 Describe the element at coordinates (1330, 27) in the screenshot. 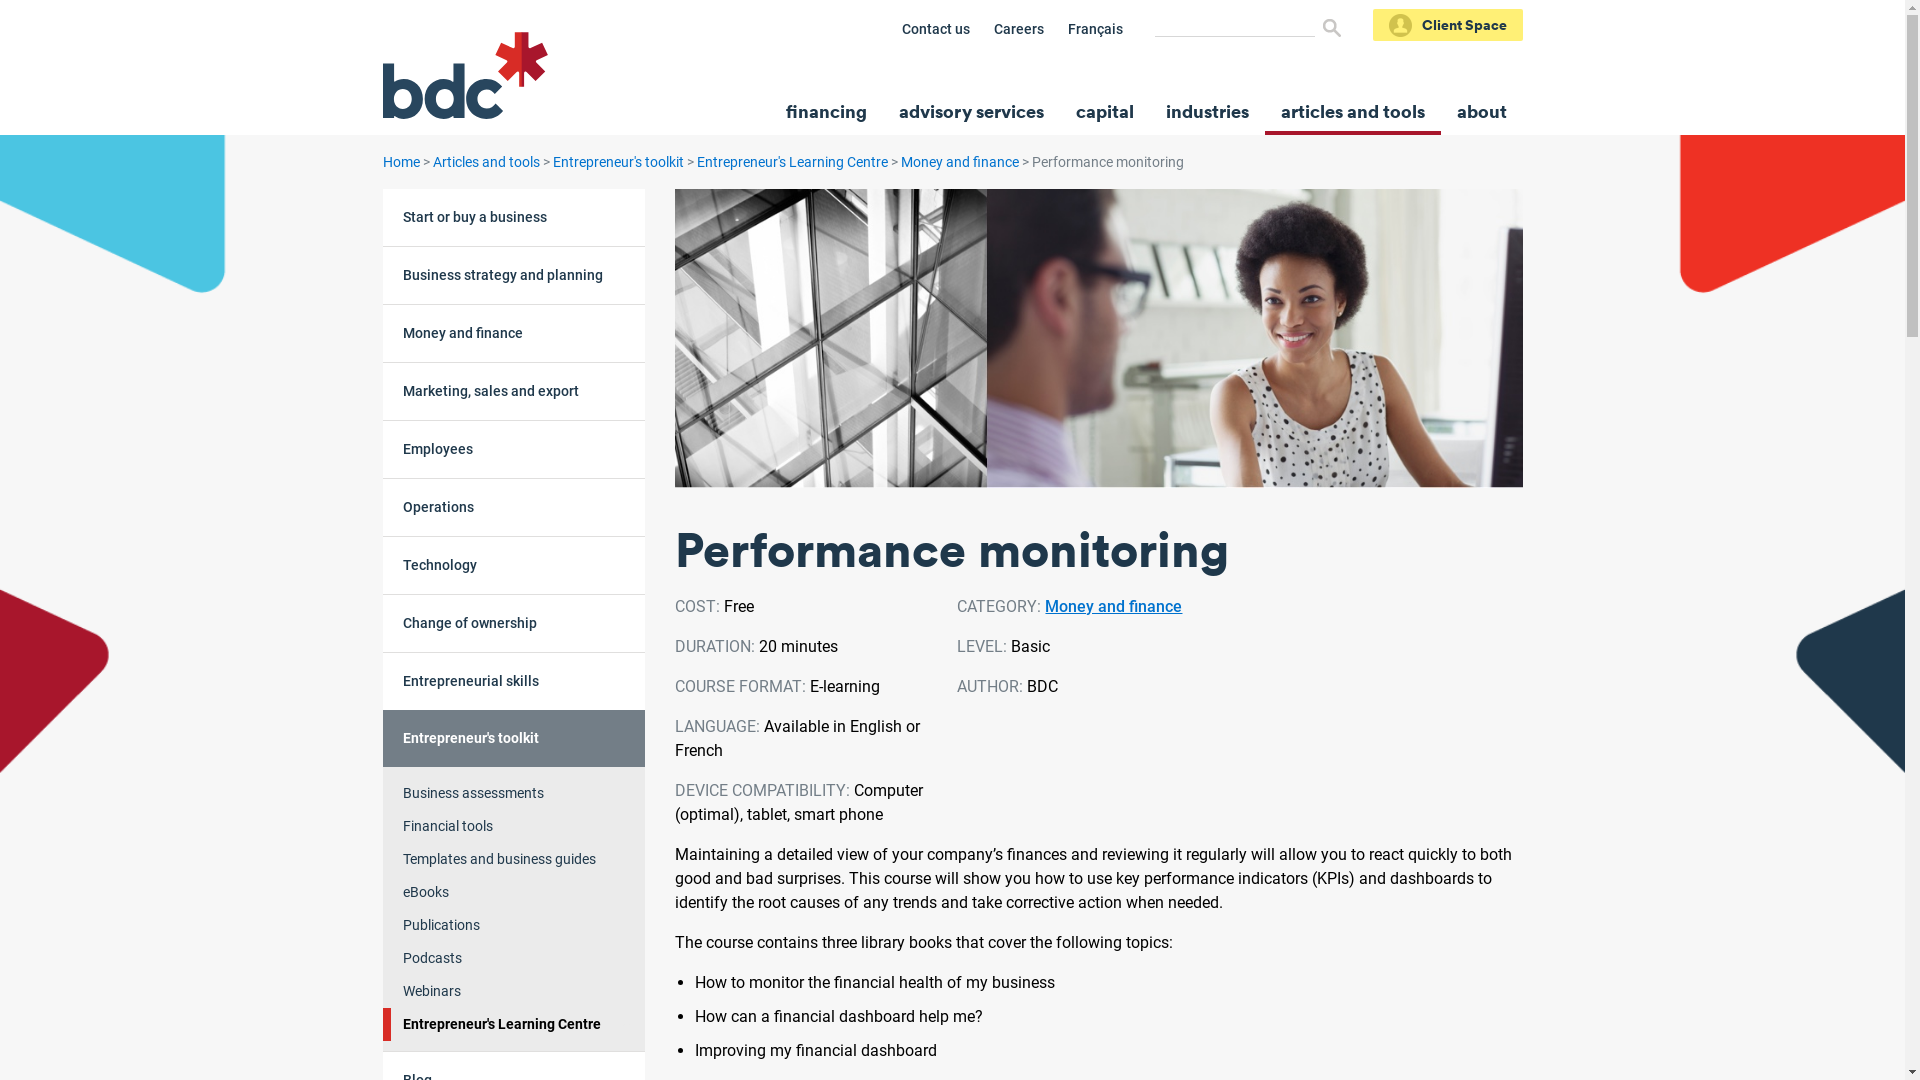

I see `'Search'` at that location.